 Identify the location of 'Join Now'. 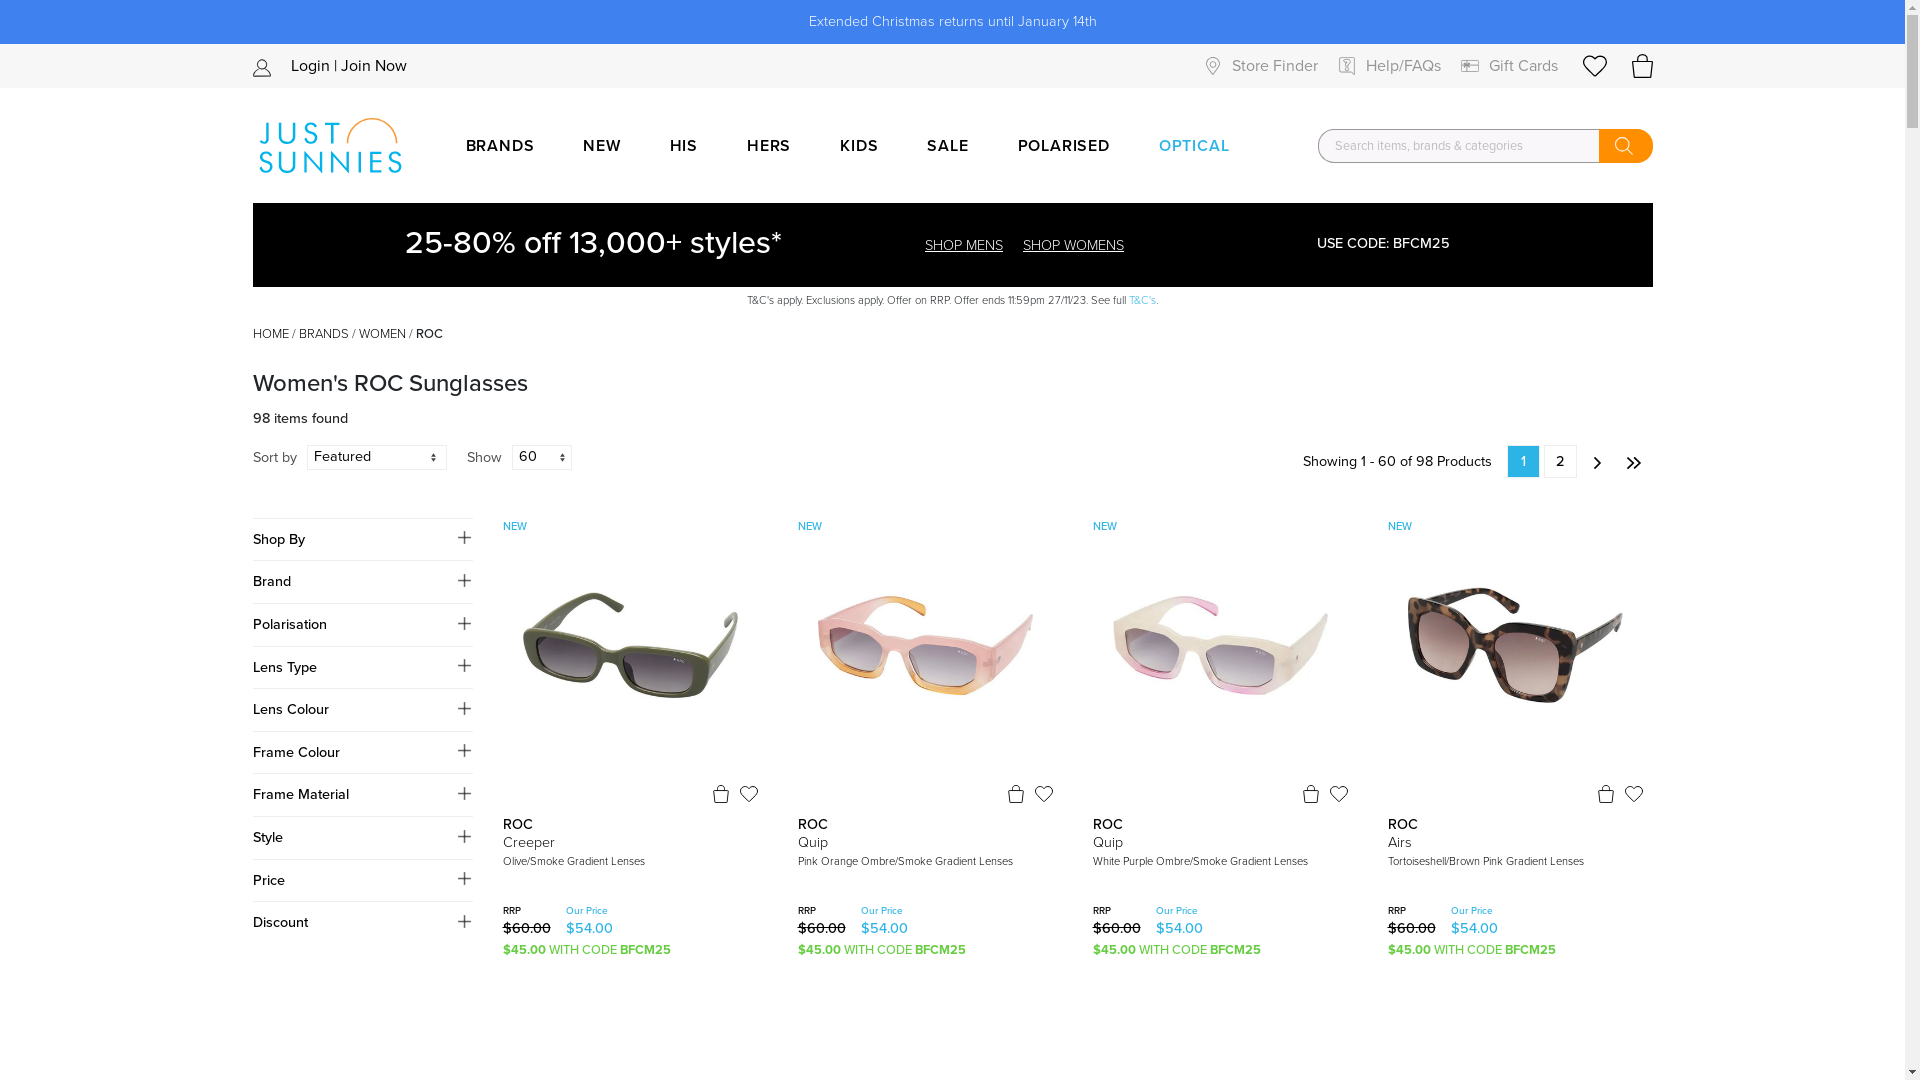
(373, 64).